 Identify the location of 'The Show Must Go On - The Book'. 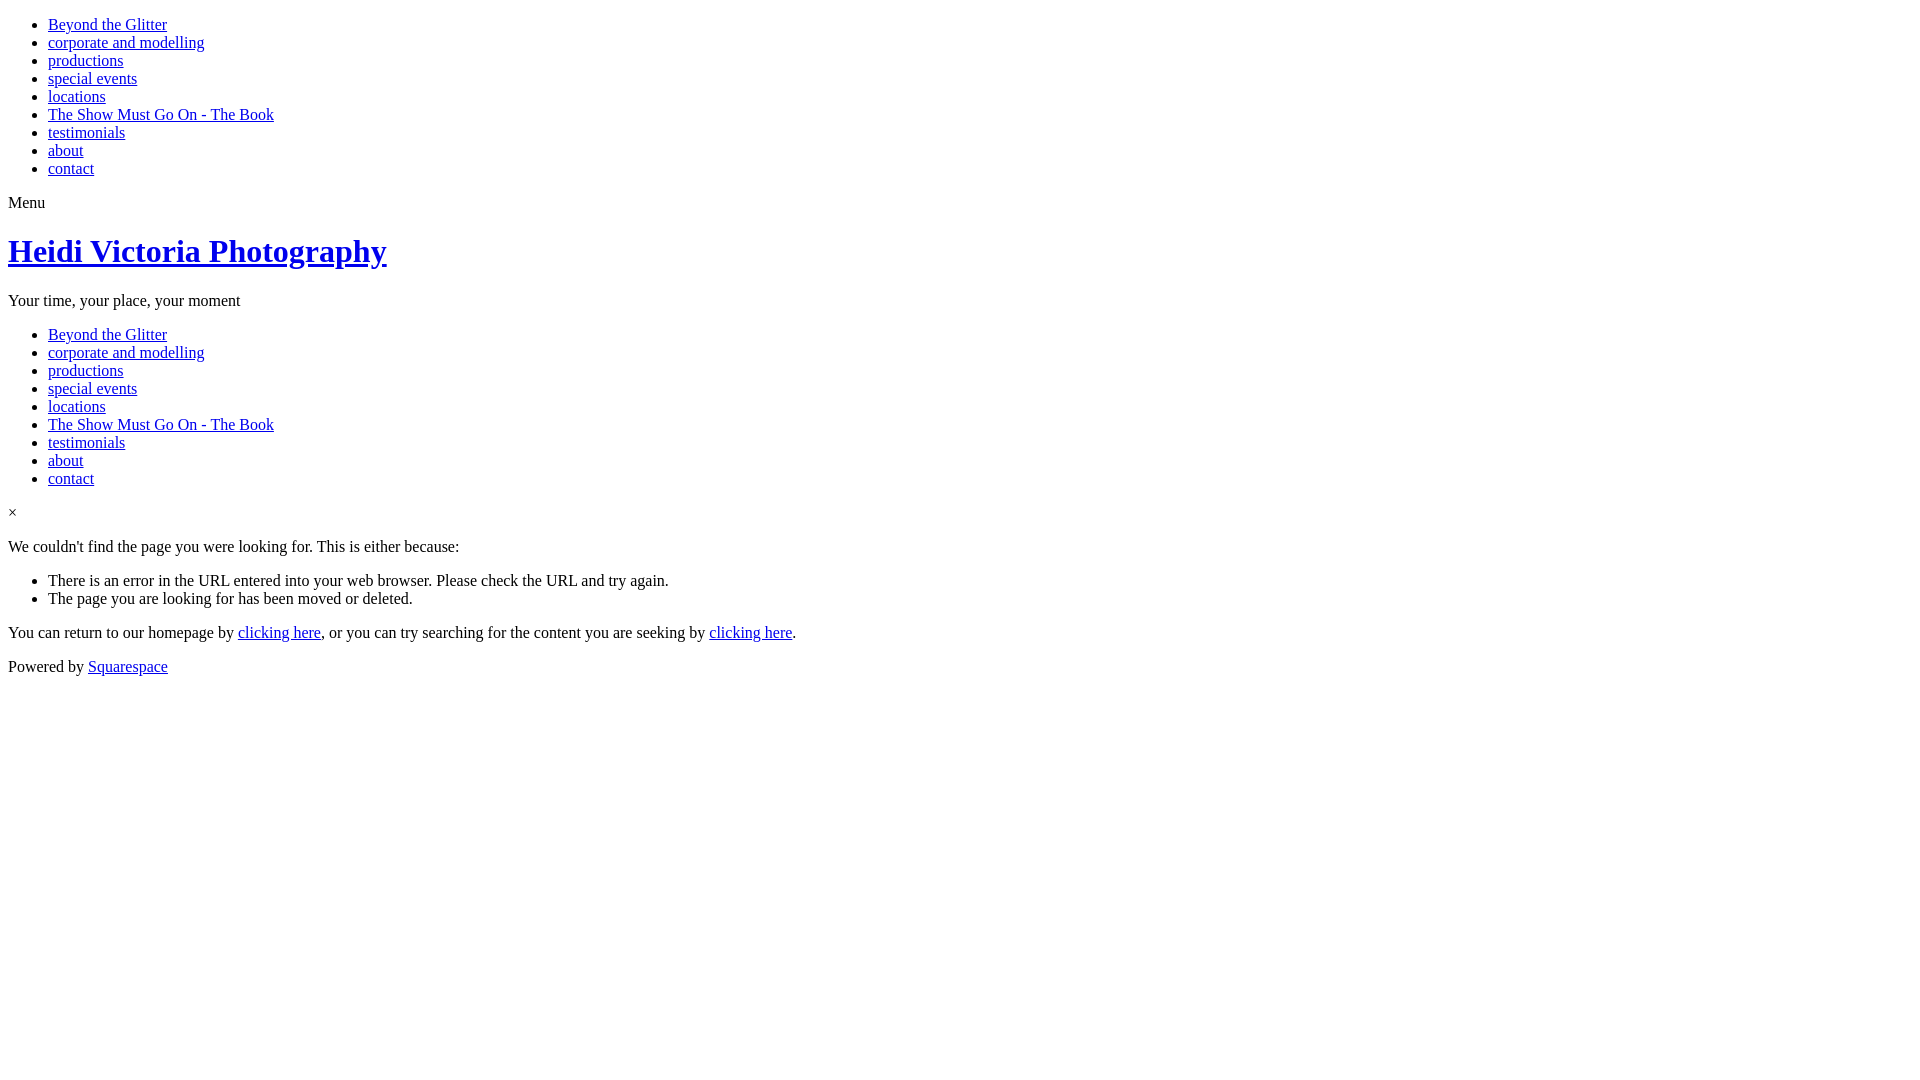
(161, 114).